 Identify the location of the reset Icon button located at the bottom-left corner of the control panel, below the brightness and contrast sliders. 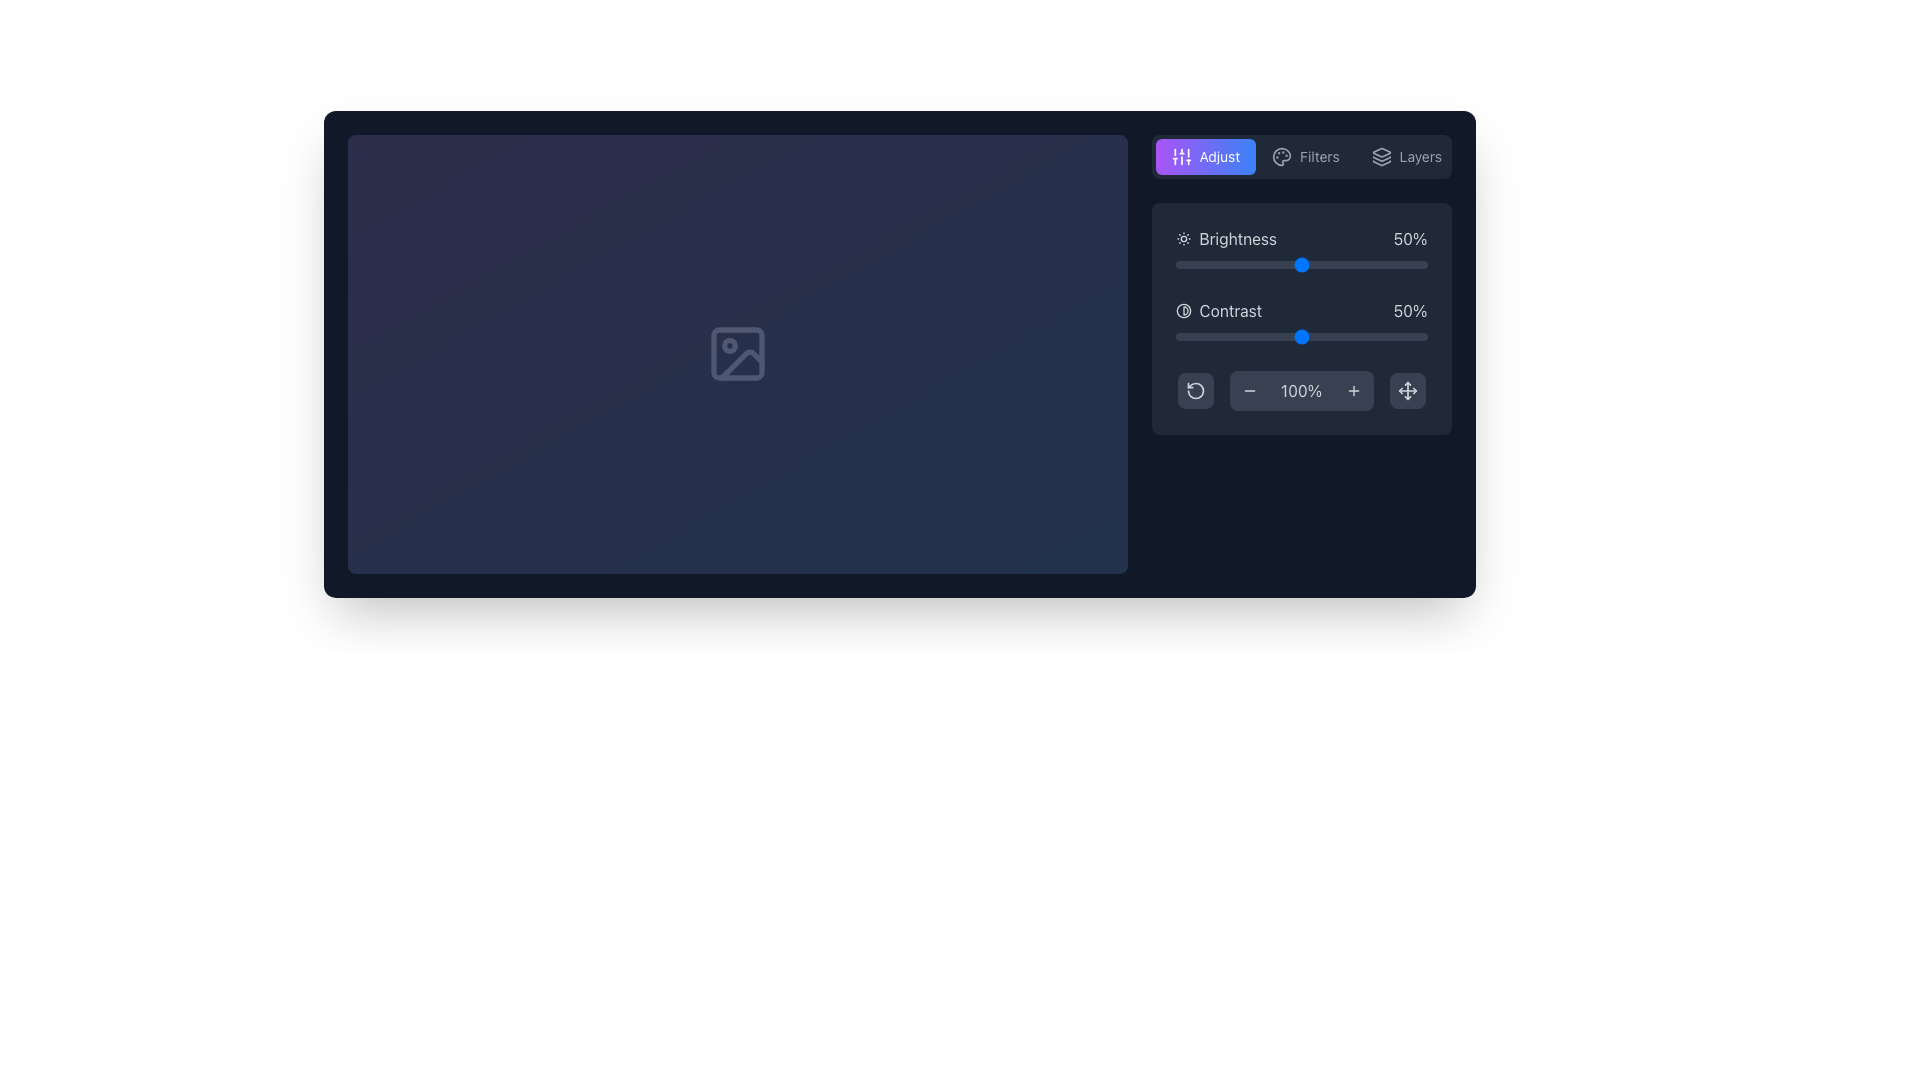
(1195, 390).